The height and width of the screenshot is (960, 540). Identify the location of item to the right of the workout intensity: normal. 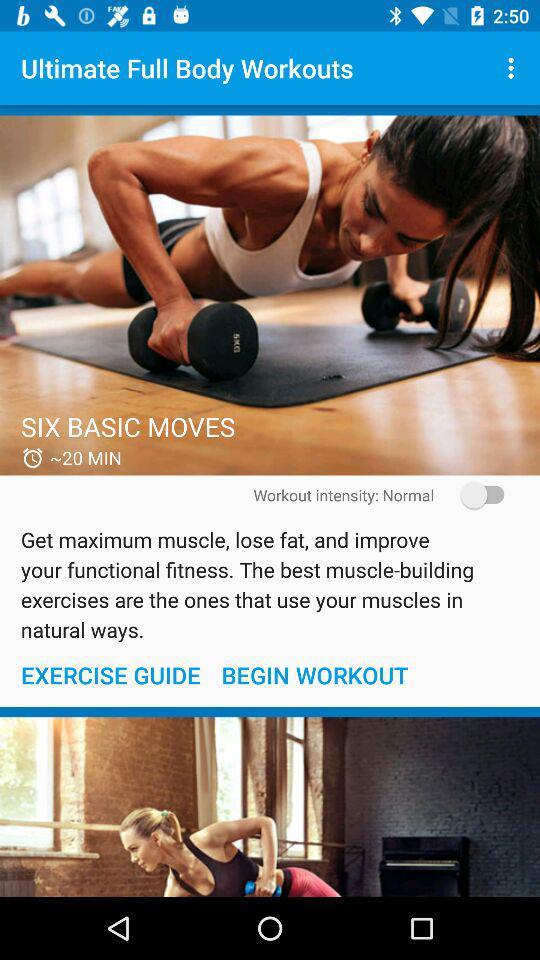
(475, 494).